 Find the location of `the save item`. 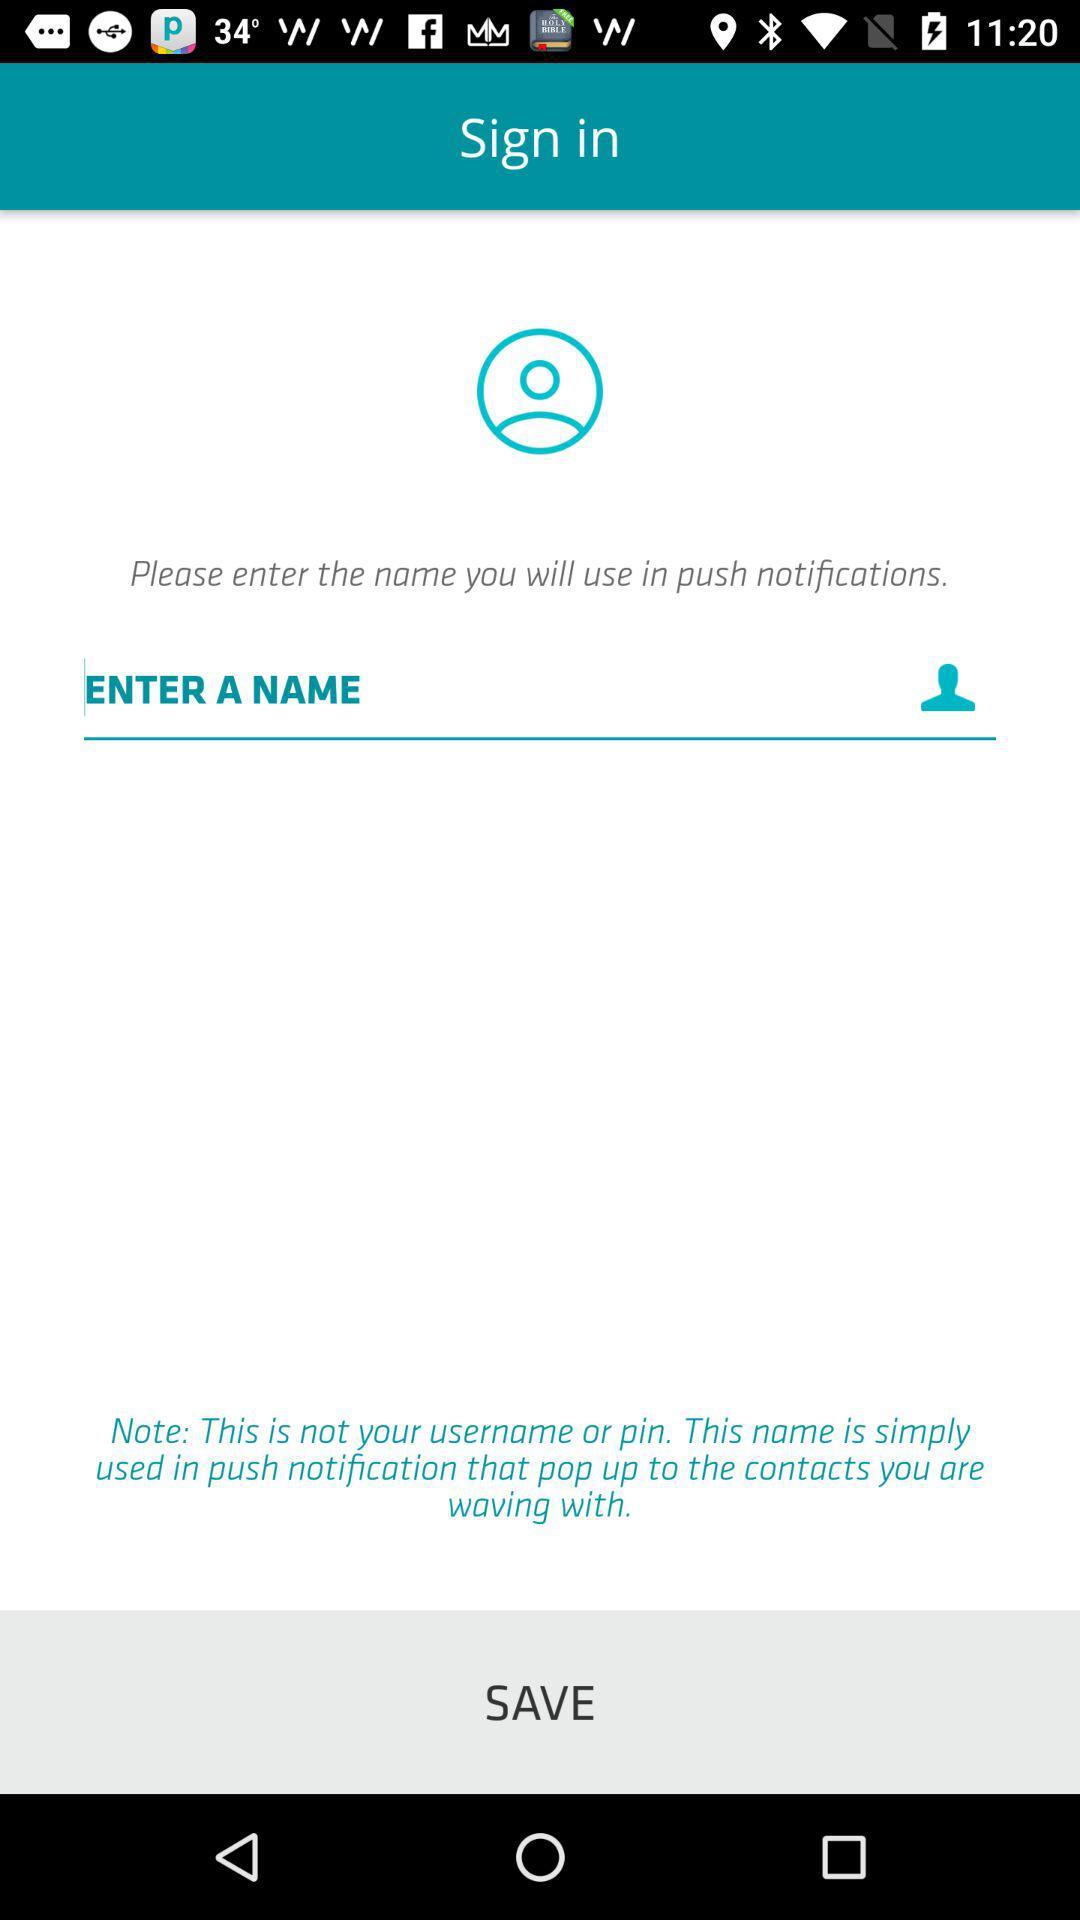

the save item is located at coordinates (540, 1701).